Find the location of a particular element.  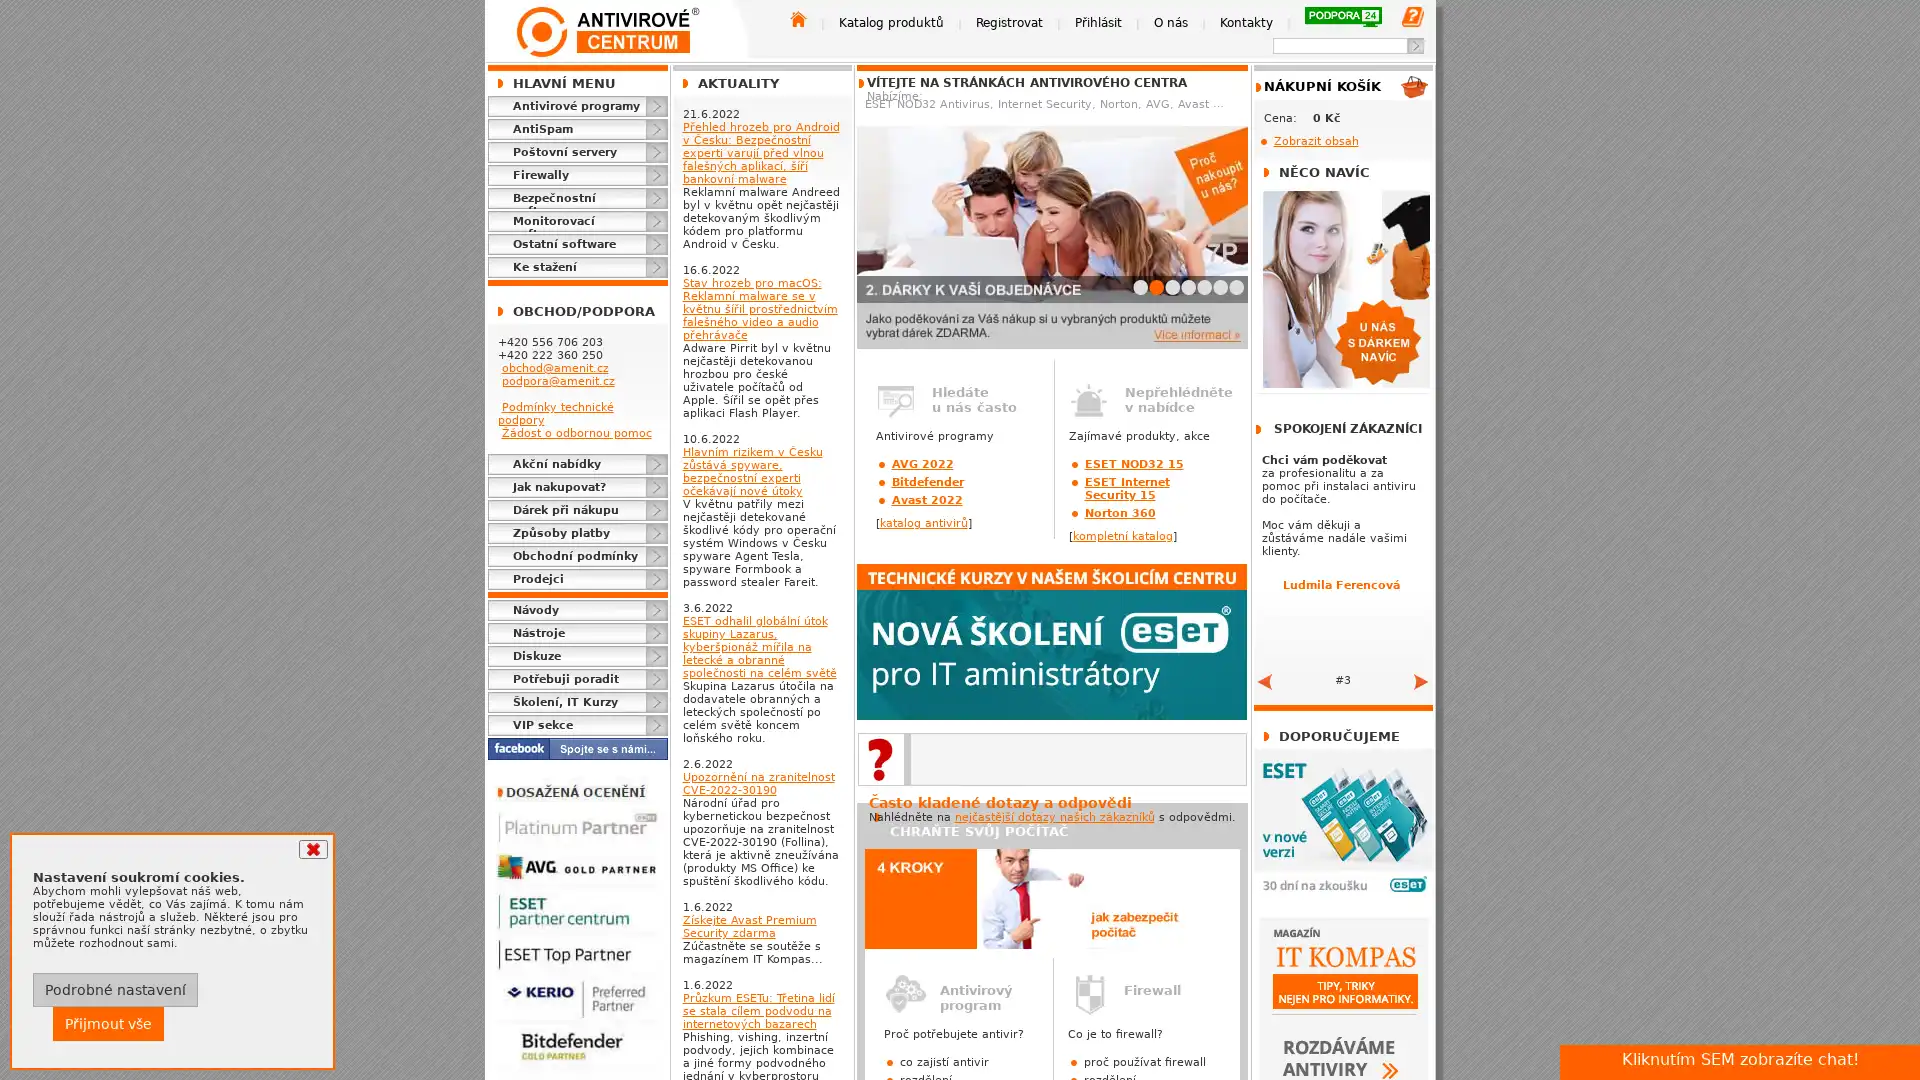

Prijmout vse is located at coordinates (107, 1023).